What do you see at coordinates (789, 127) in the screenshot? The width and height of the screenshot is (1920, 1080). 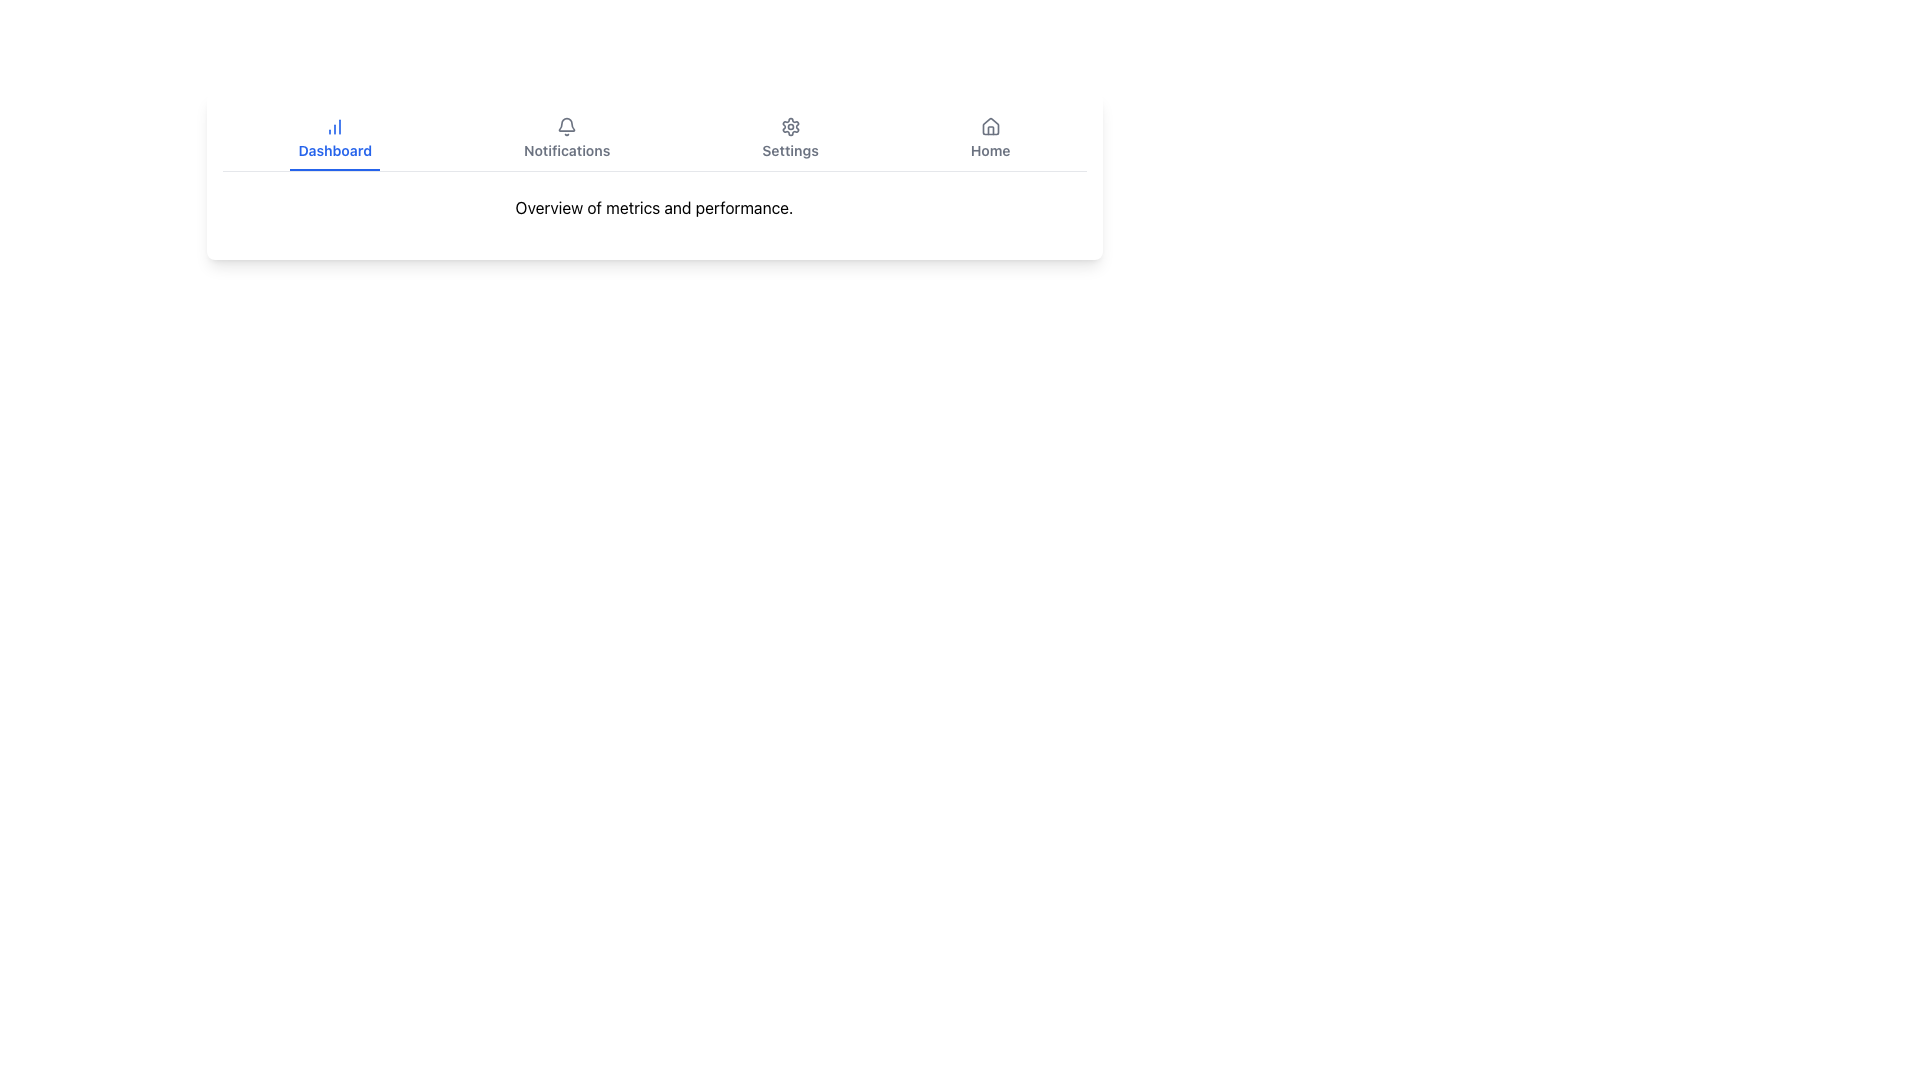 I see `the settings icon, which is a cogwheel design located in the middle of the navigation bar under the 'Settings' label` at bounding box center [789, 127].